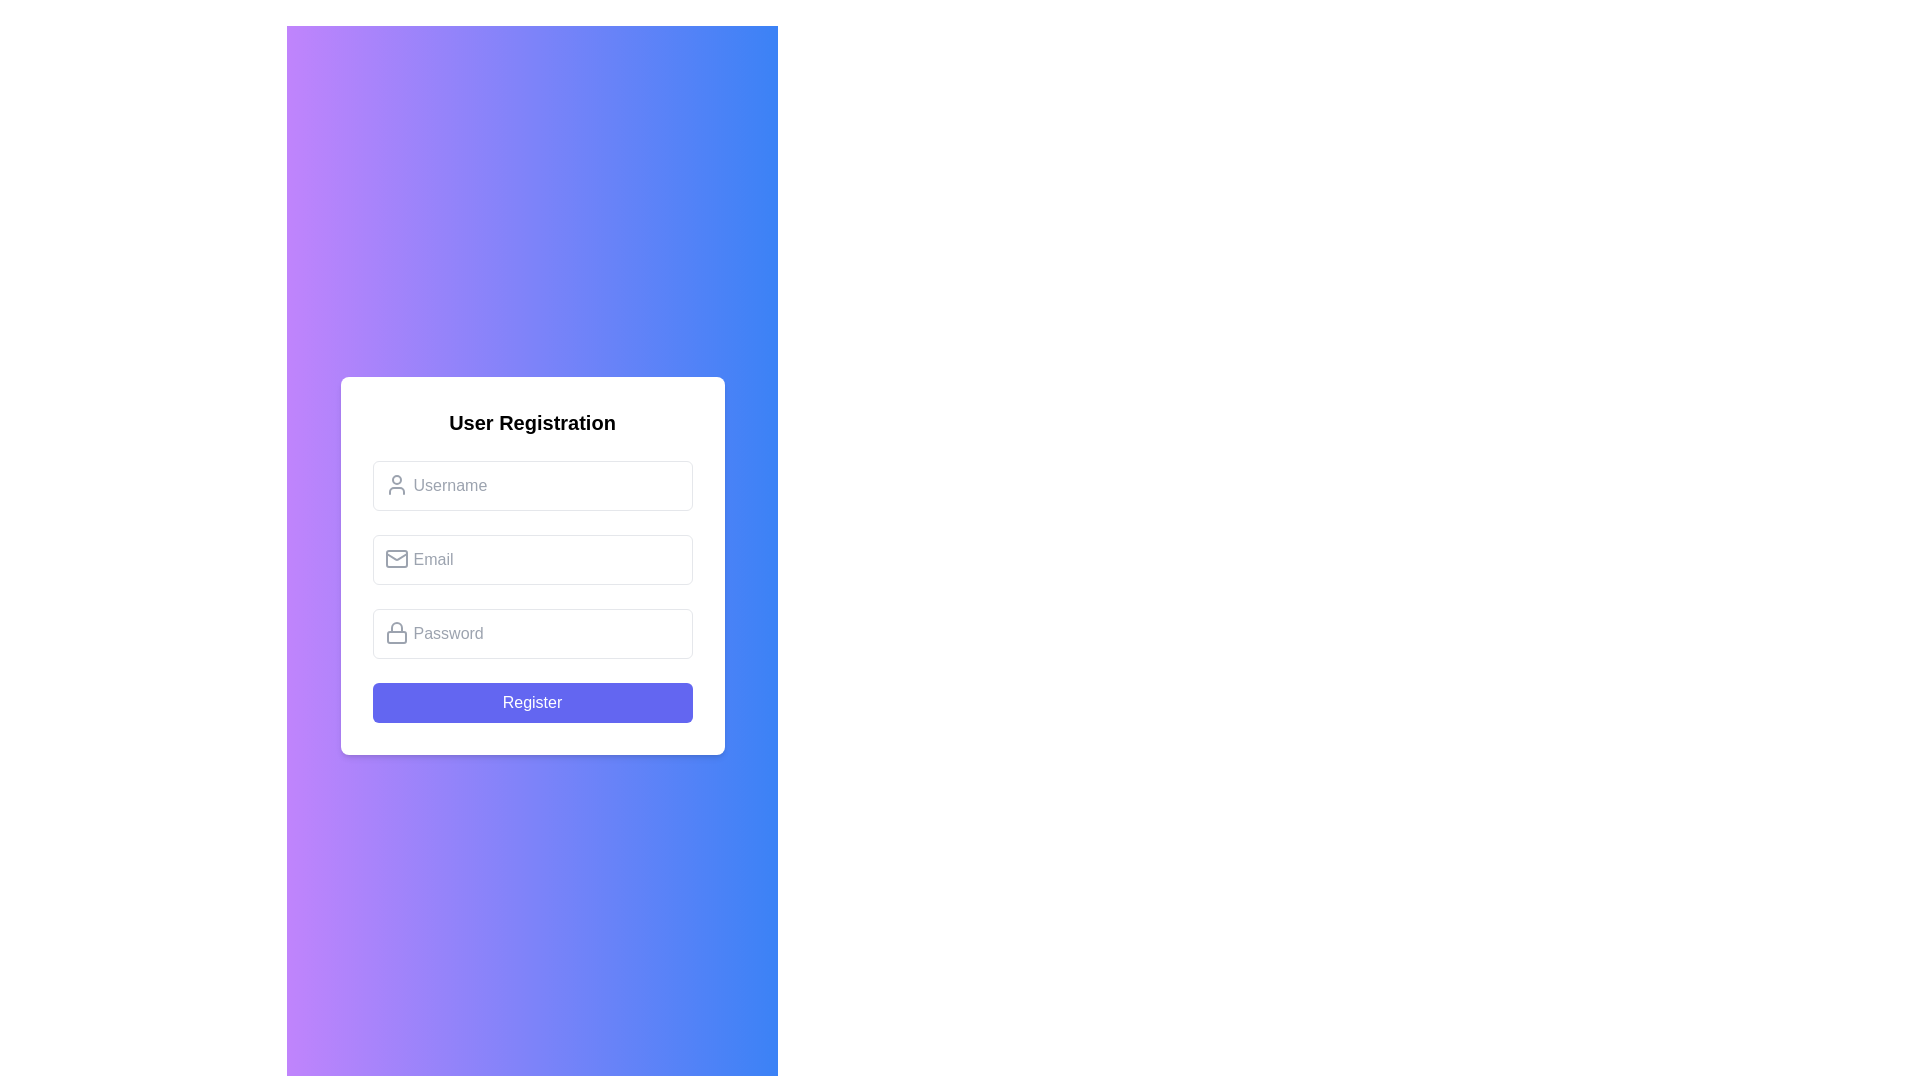  Describe the element at coordinates (396, 637) in the screenshot. I see `the rounded rectangular body of the lock icon, which is located below the shackle part of the icon` at that location.